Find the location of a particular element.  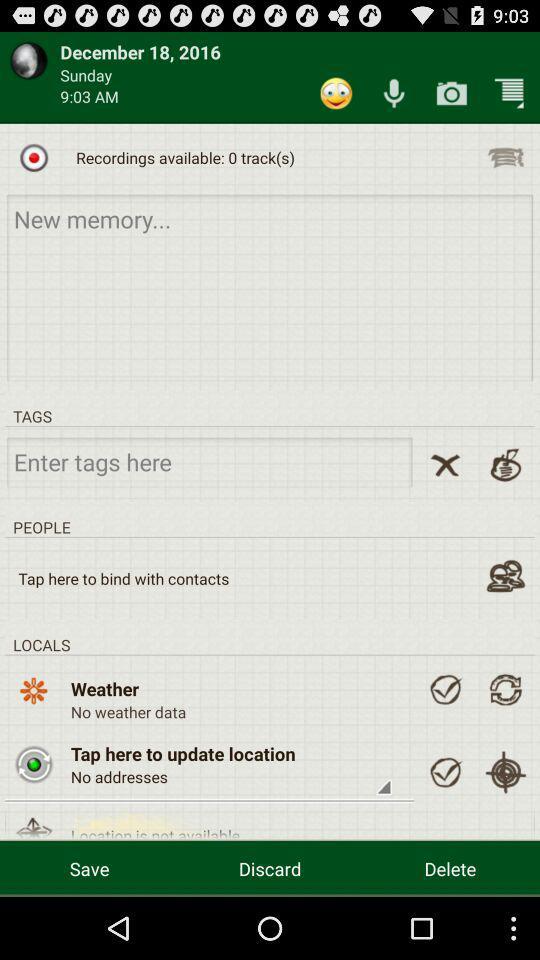

button is located at coordinates (445, 465).